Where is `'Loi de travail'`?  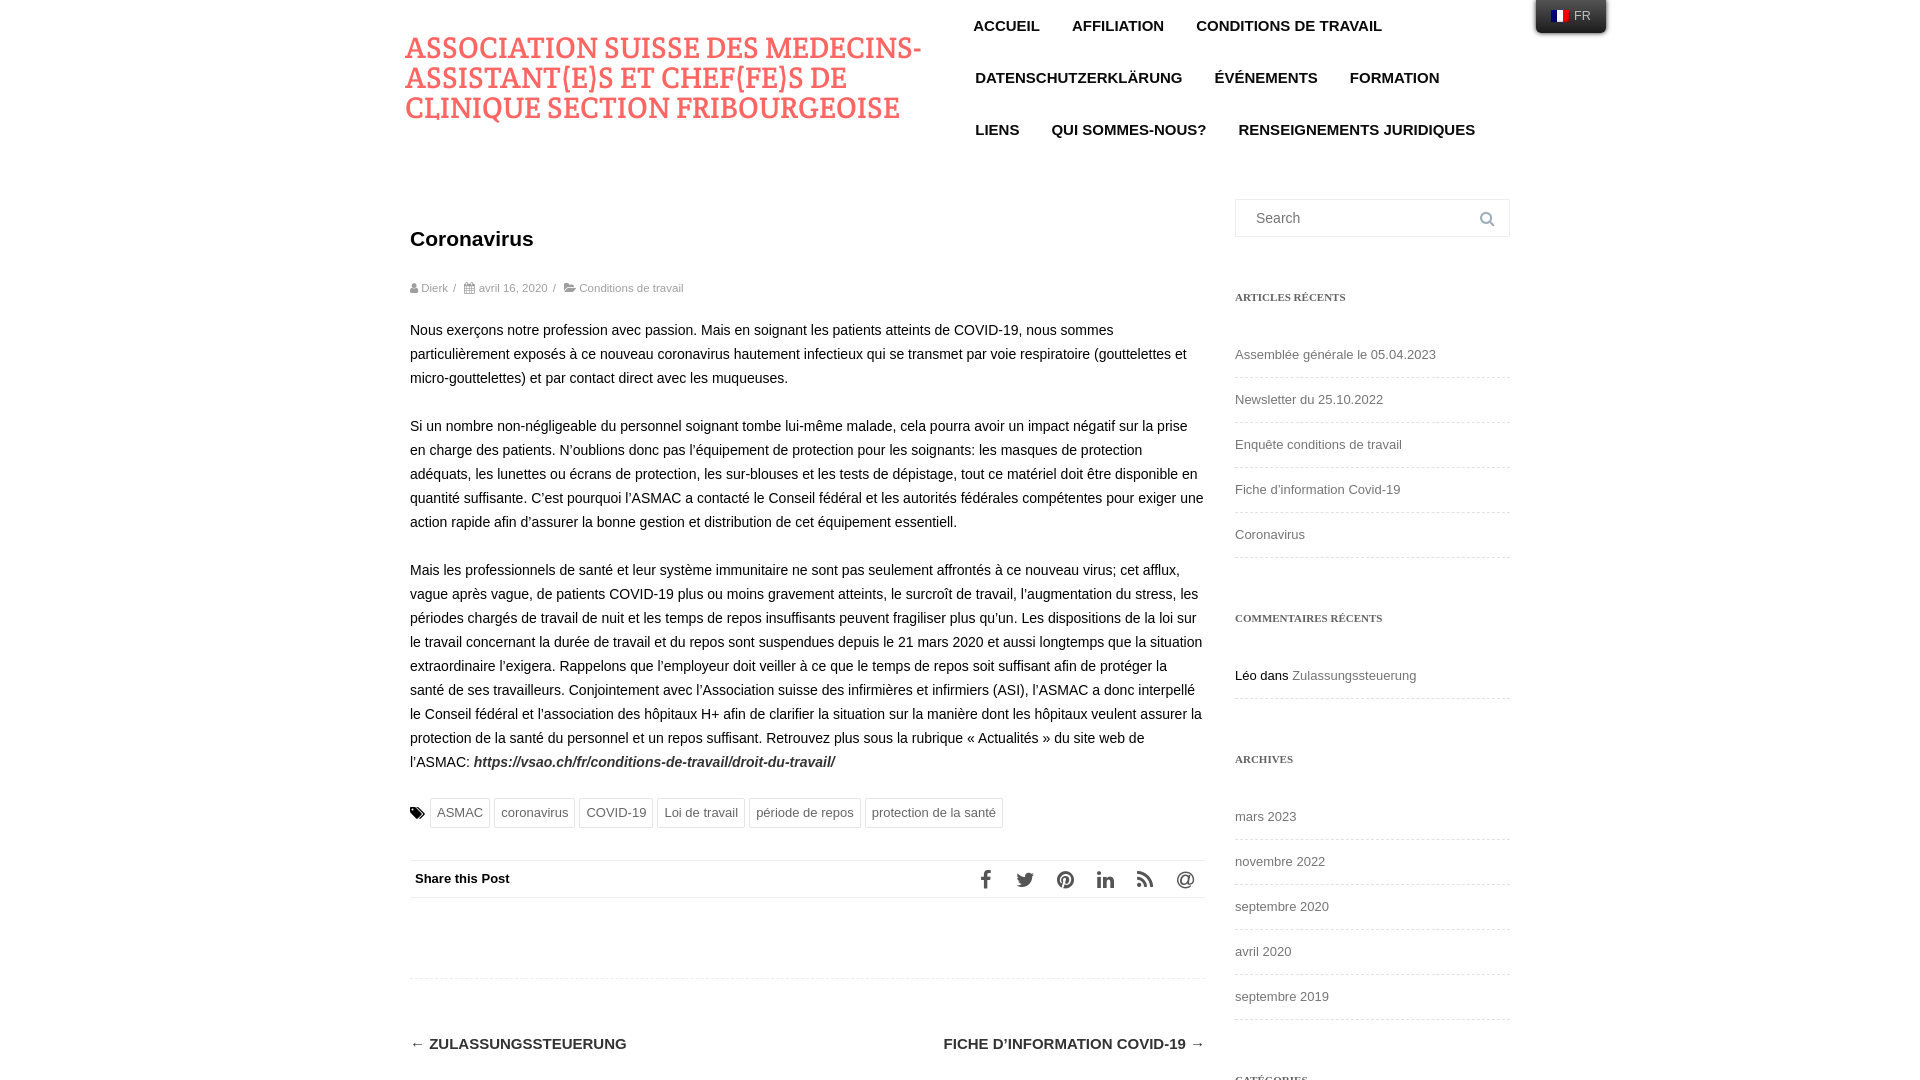 'Loi de travail' is located at coordinates (700, 813).